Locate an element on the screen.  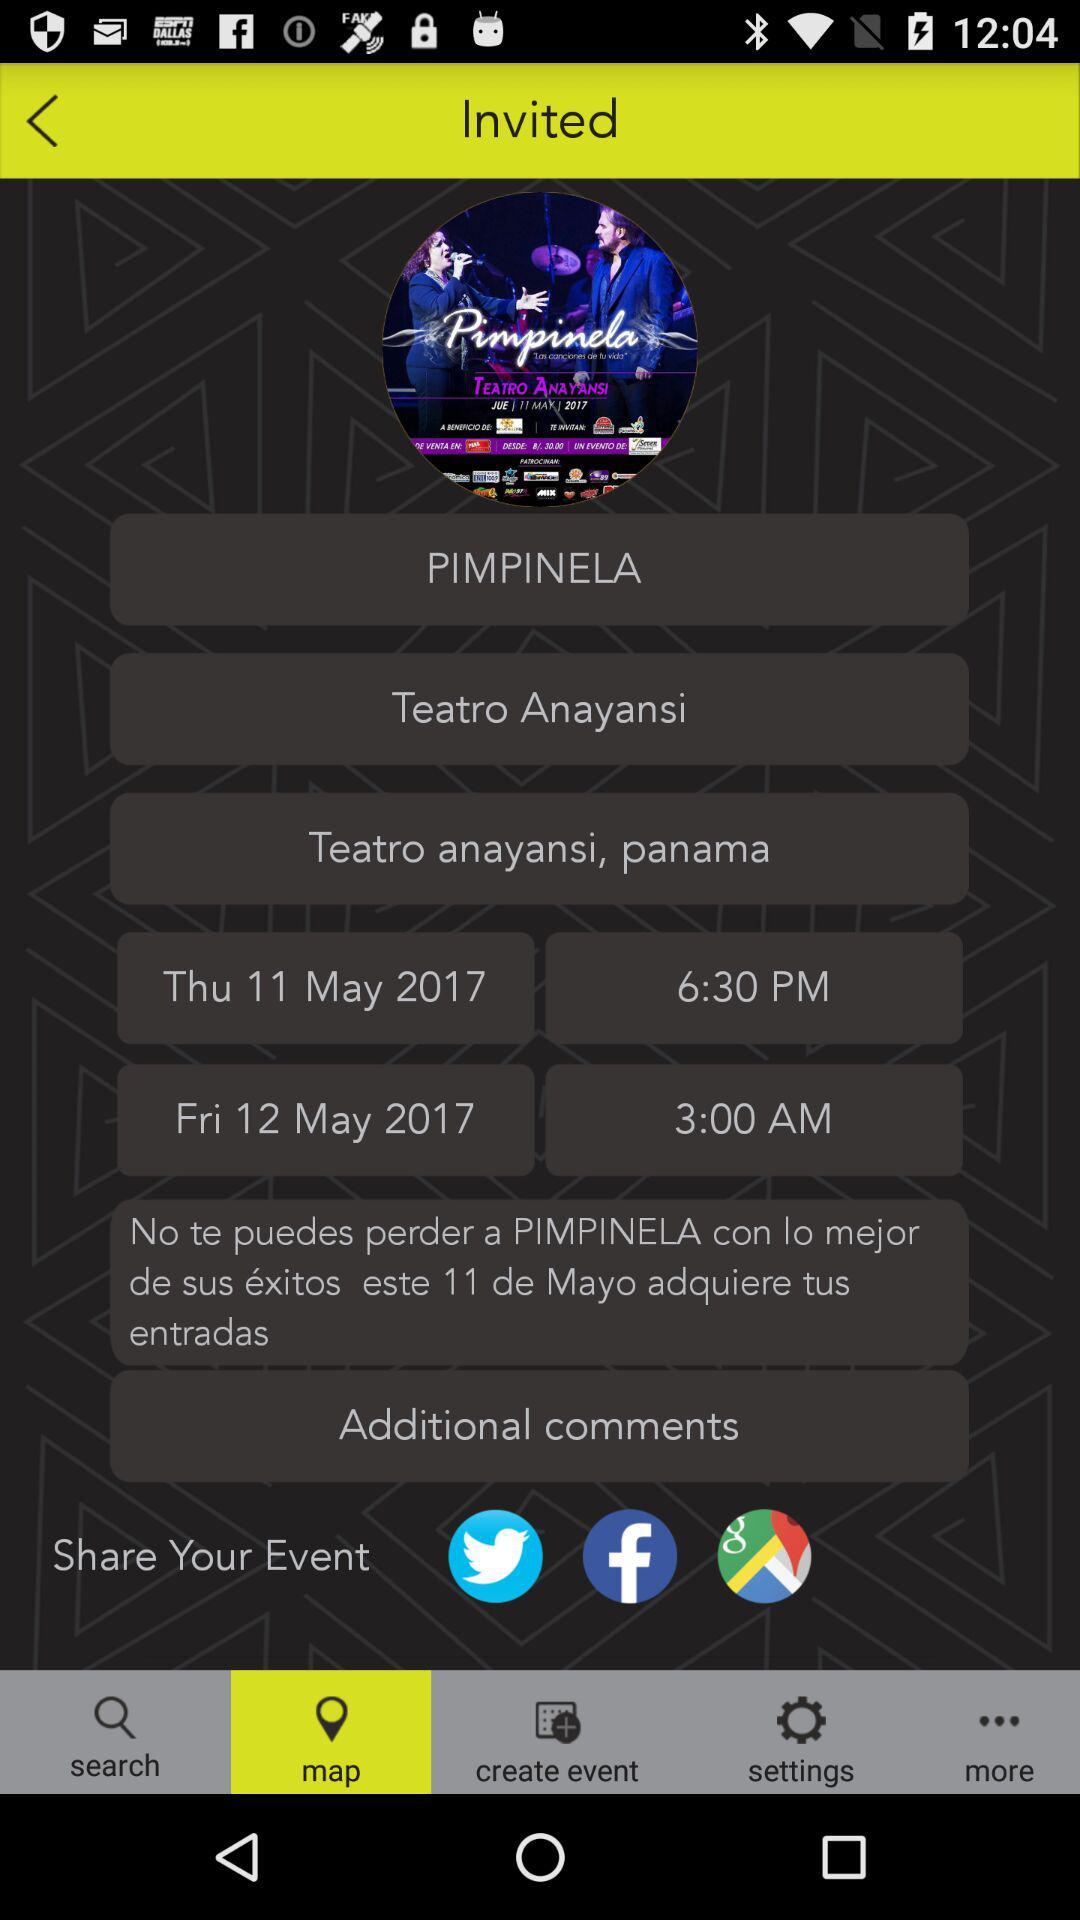
the time 300 am is located at coordinates (753, 1120).